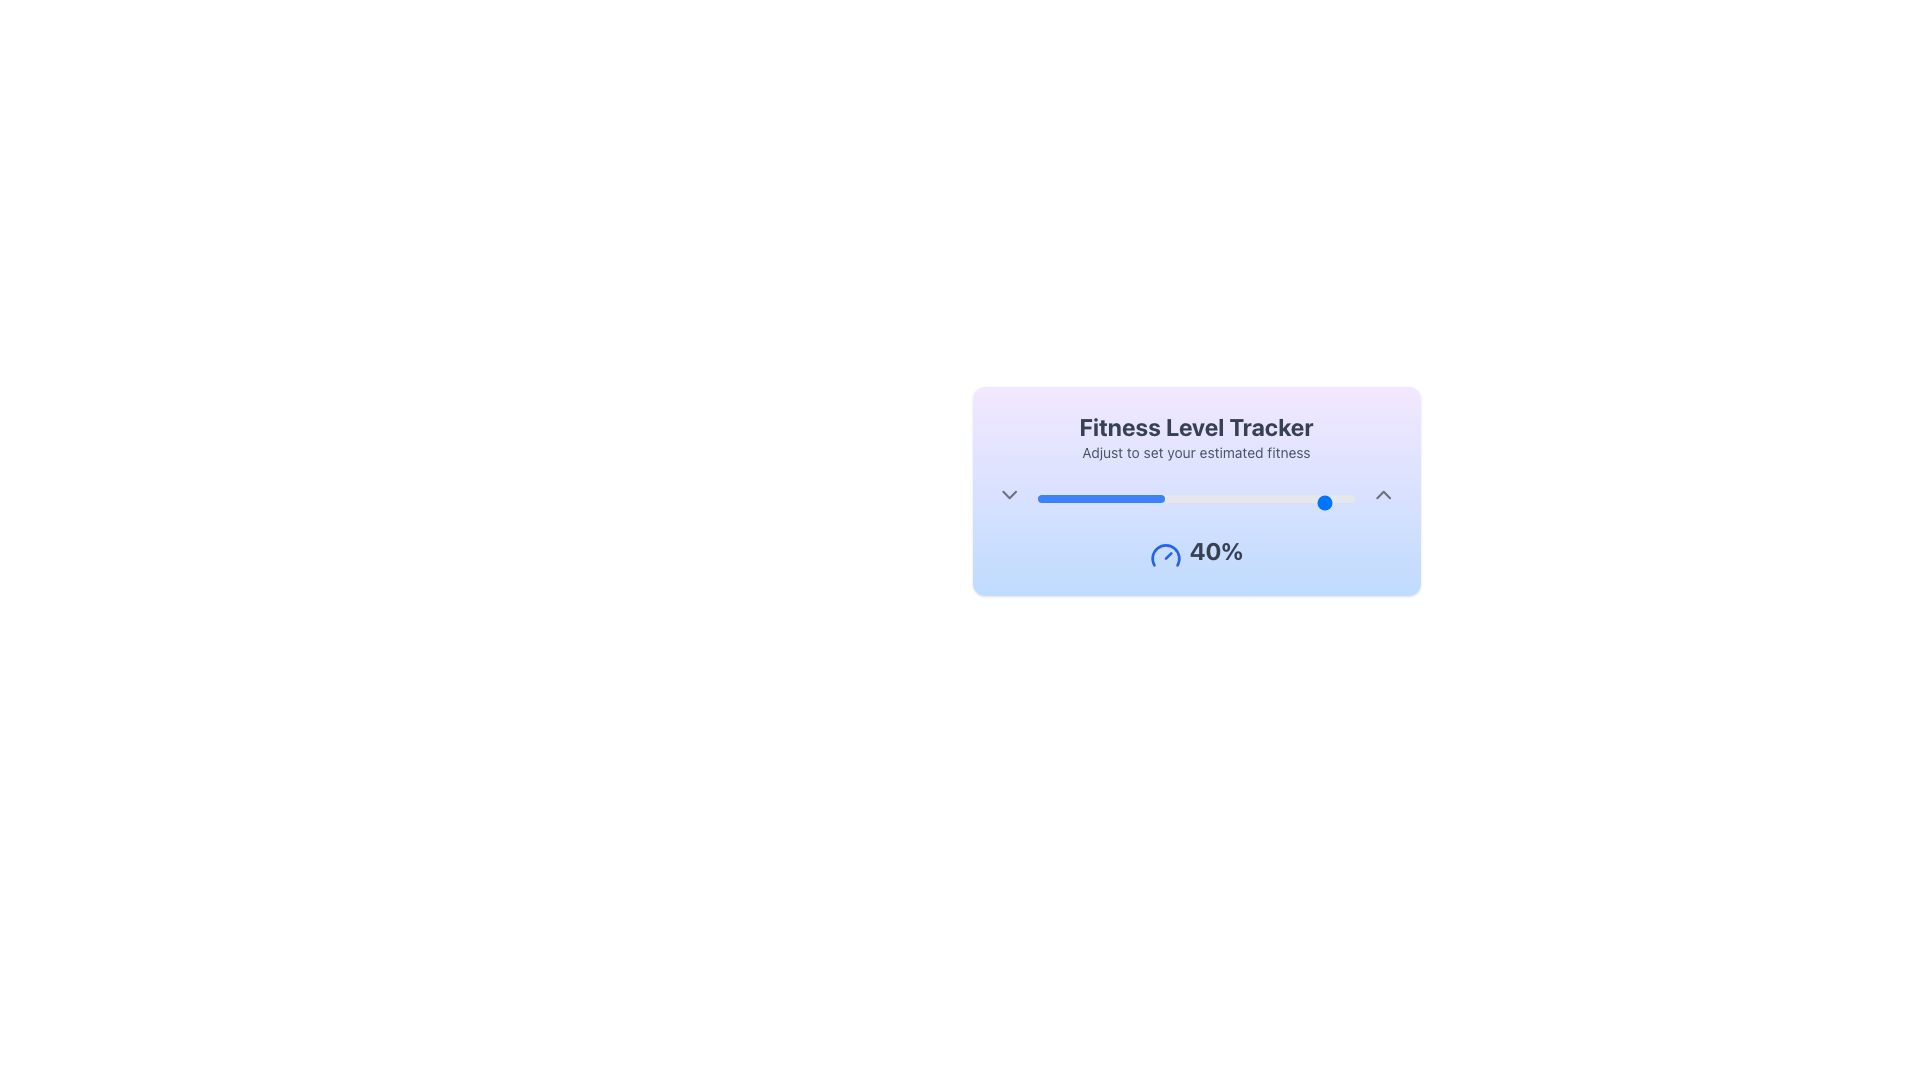  I want to click on the blue gauge icon located to the left of the '40%' text in the 'Fitness Level Tracker' panel, so click(1165, 555).